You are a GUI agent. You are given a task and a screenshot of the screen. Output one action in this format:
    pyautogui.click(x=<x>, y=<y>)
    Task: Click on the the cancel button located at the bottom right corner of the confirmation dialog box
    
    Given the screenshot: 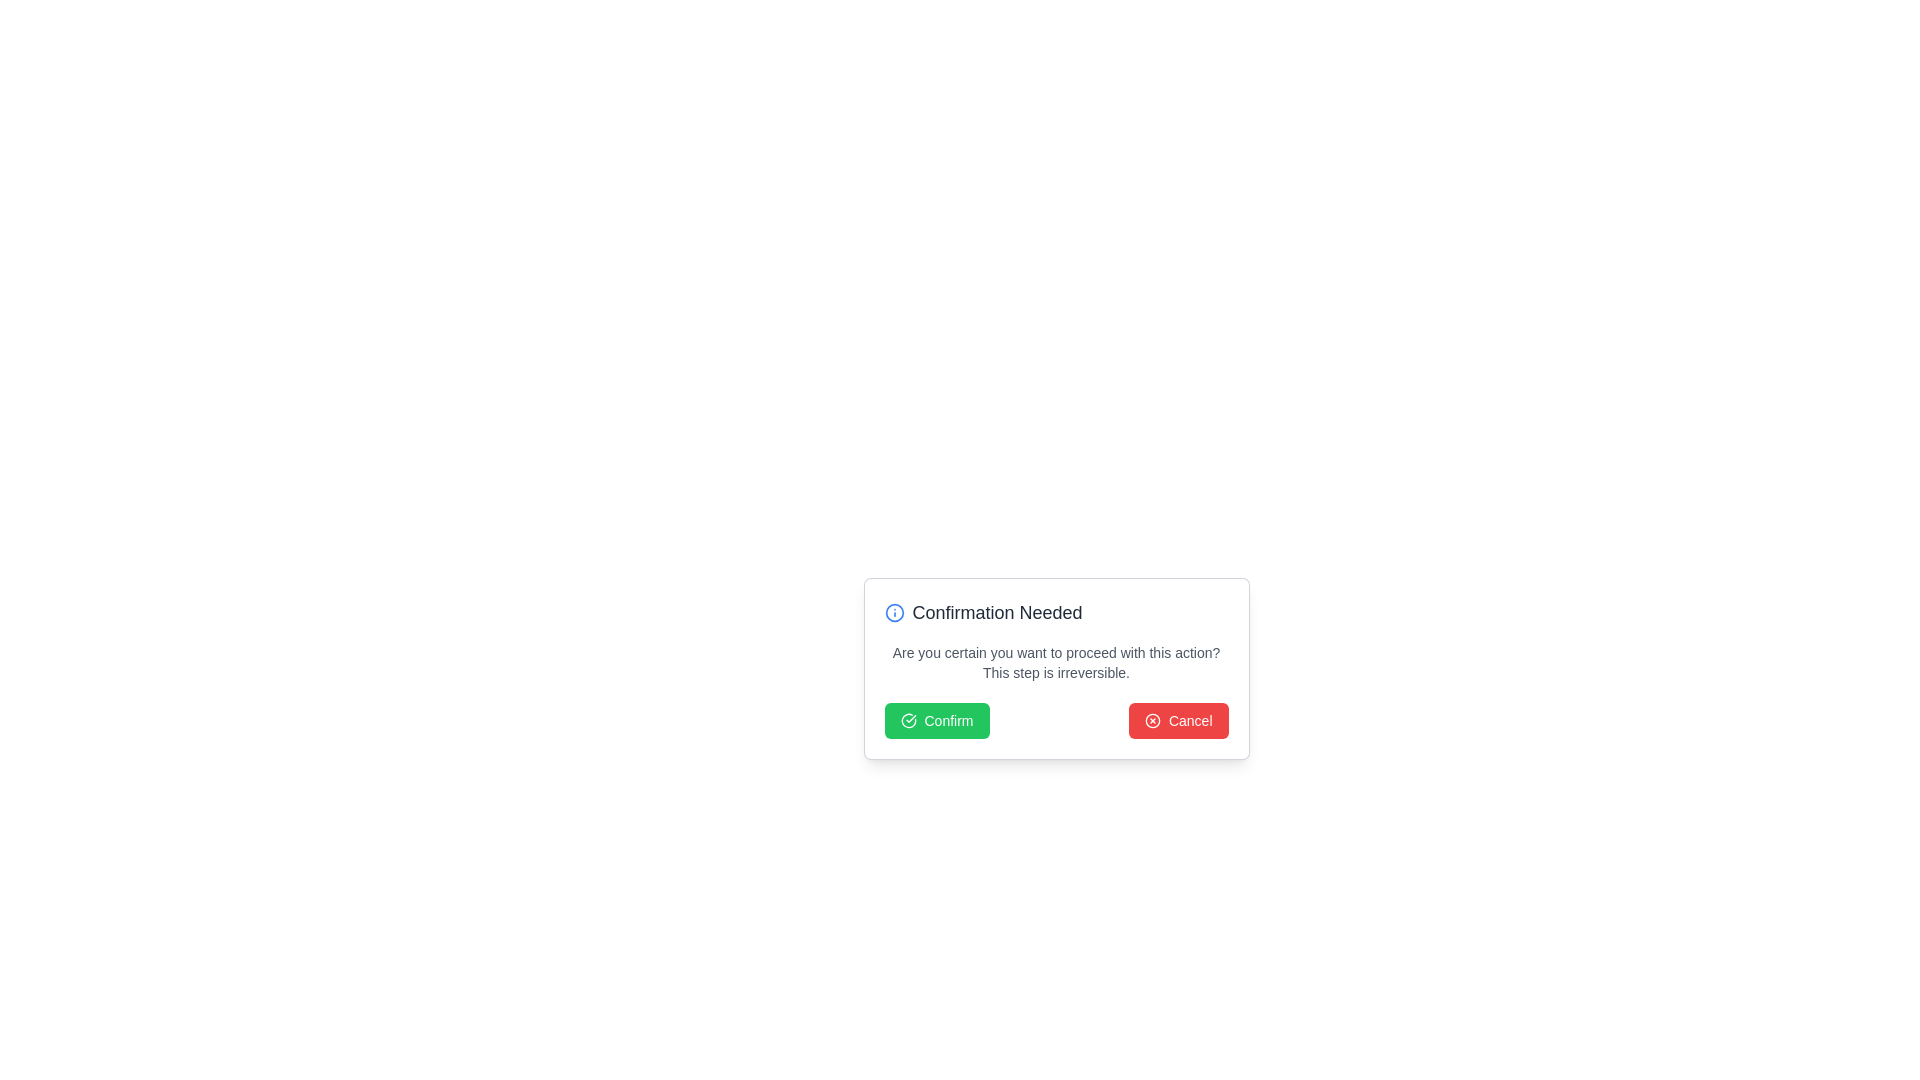 What is the action you would take?
    pyautogui.click(x=1178, y=721)
    